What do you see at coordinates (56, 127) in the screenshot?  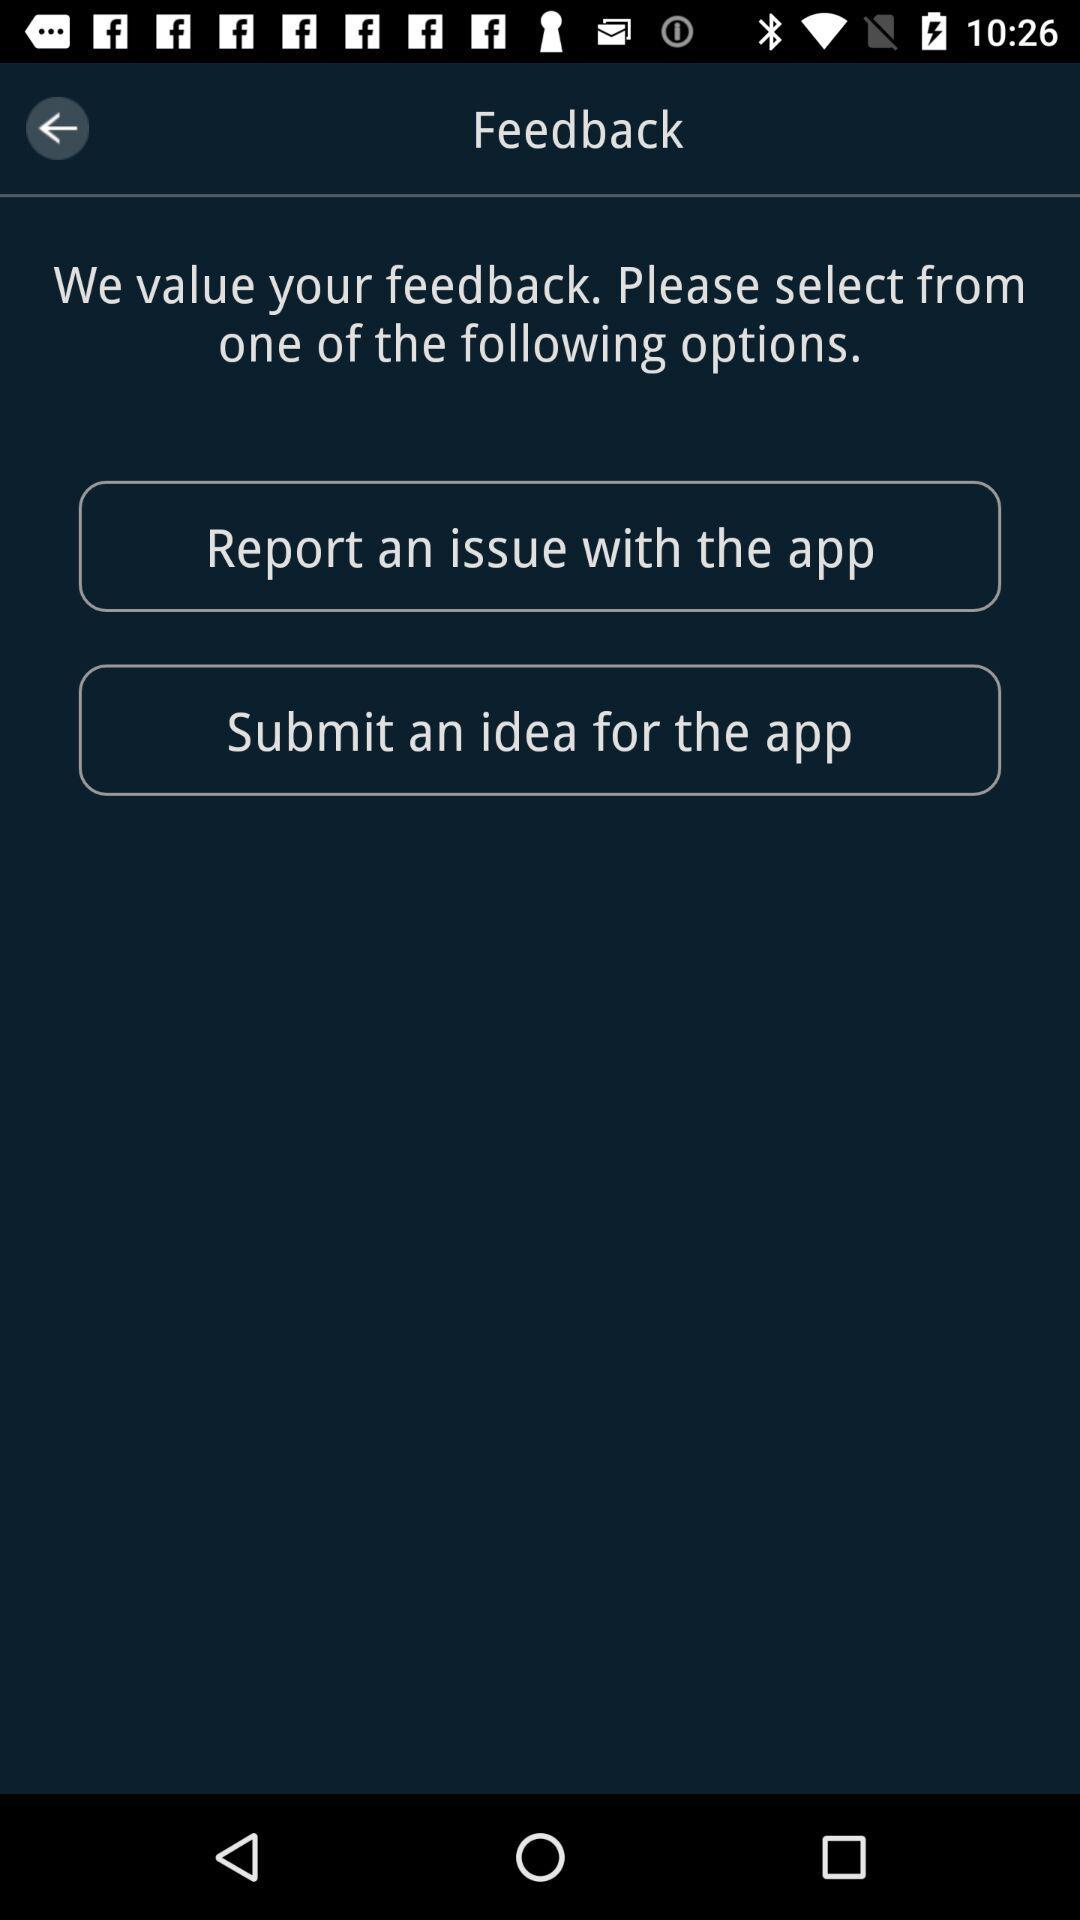 I see `the arrow_backward icon` at bounding box center [56, 127].